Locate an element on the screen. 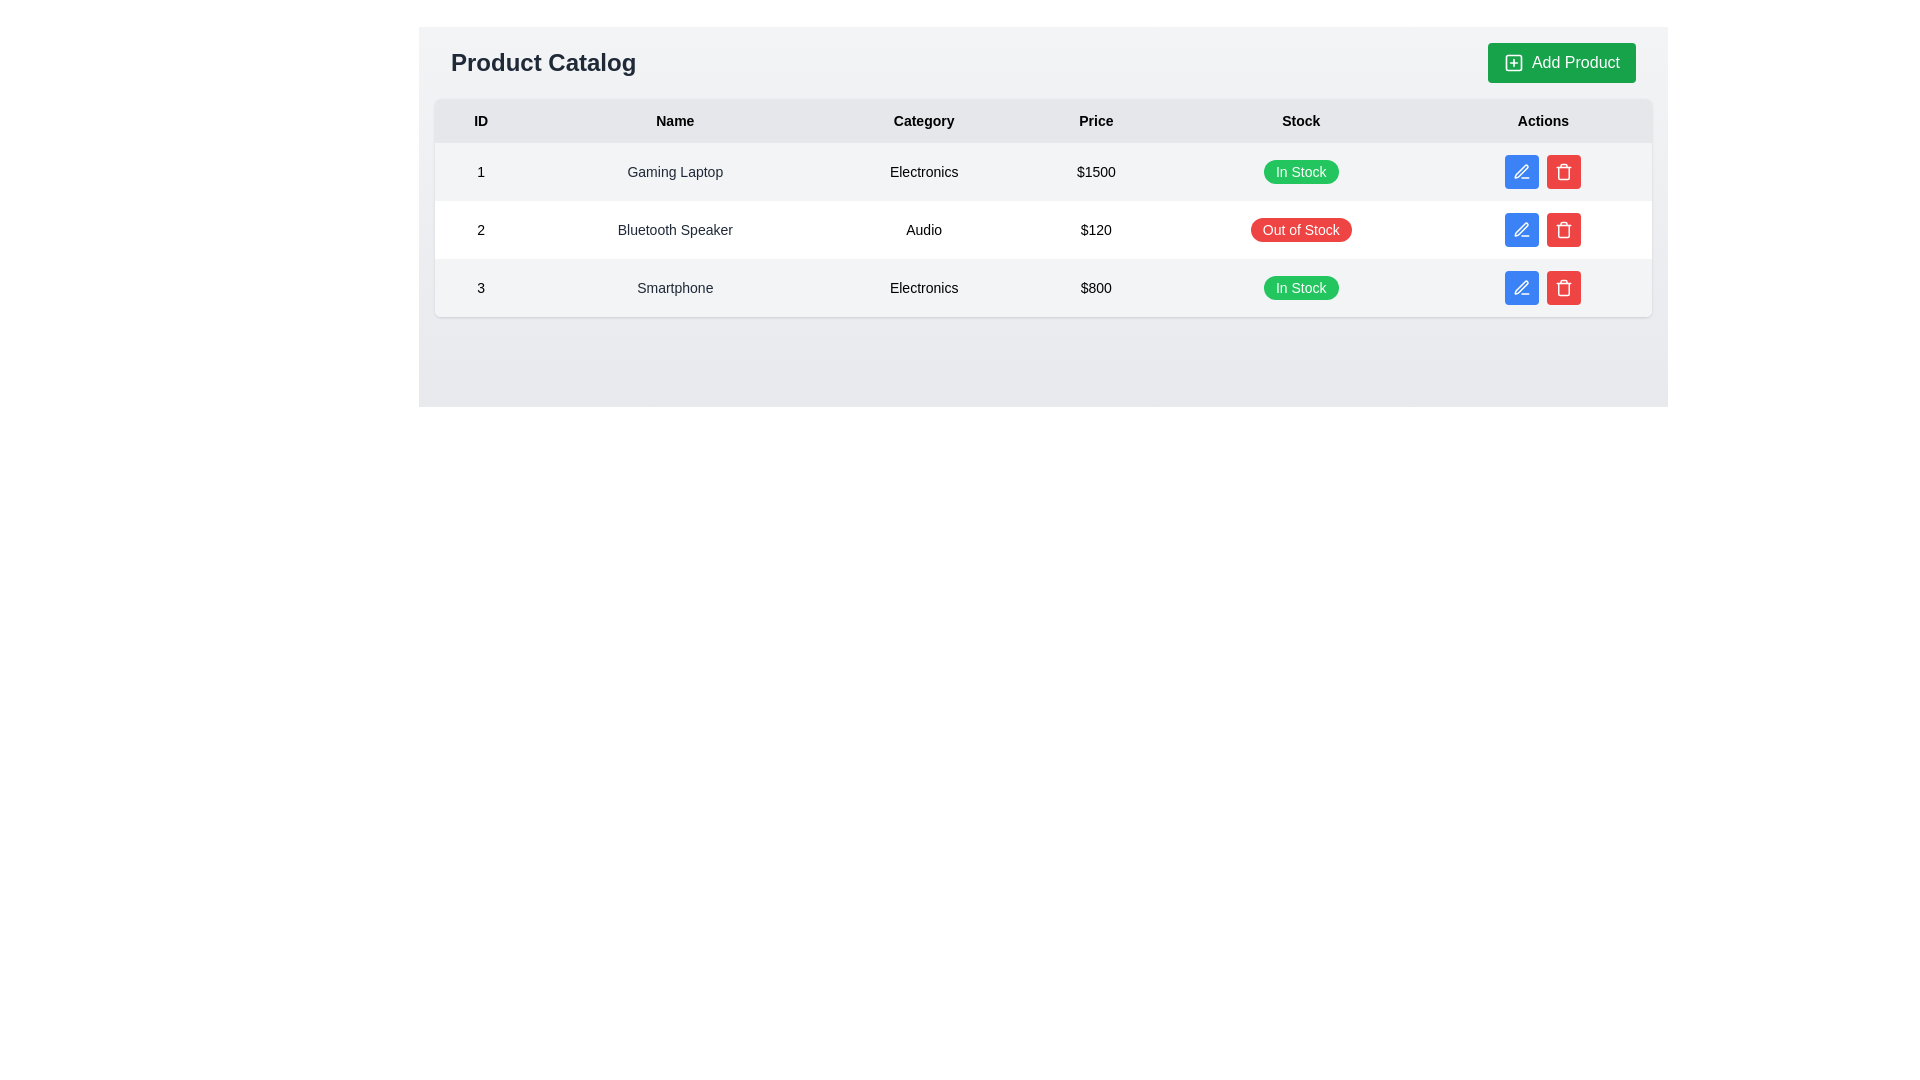 This screenshot has height=1080, width=1920. the static text element labeled 'Smartphone', which is located in the third row of the product catalog table under the 'Name' column is located at coordinates (675, 288).